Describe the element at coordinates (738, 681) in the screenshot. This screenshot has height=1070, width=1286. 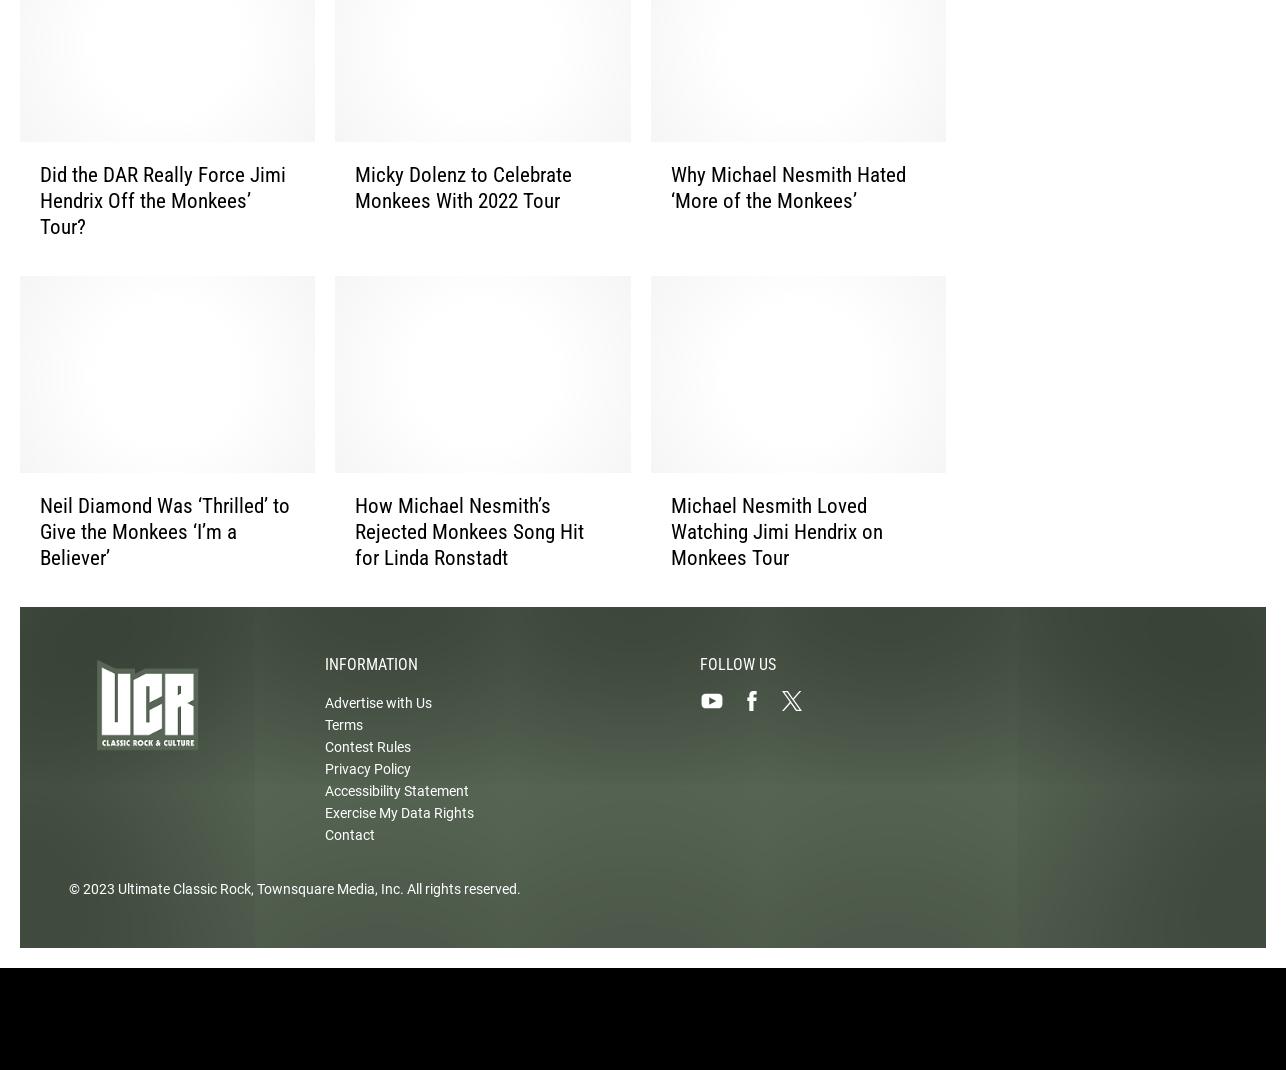
I see `'Follow Us'` at that location.